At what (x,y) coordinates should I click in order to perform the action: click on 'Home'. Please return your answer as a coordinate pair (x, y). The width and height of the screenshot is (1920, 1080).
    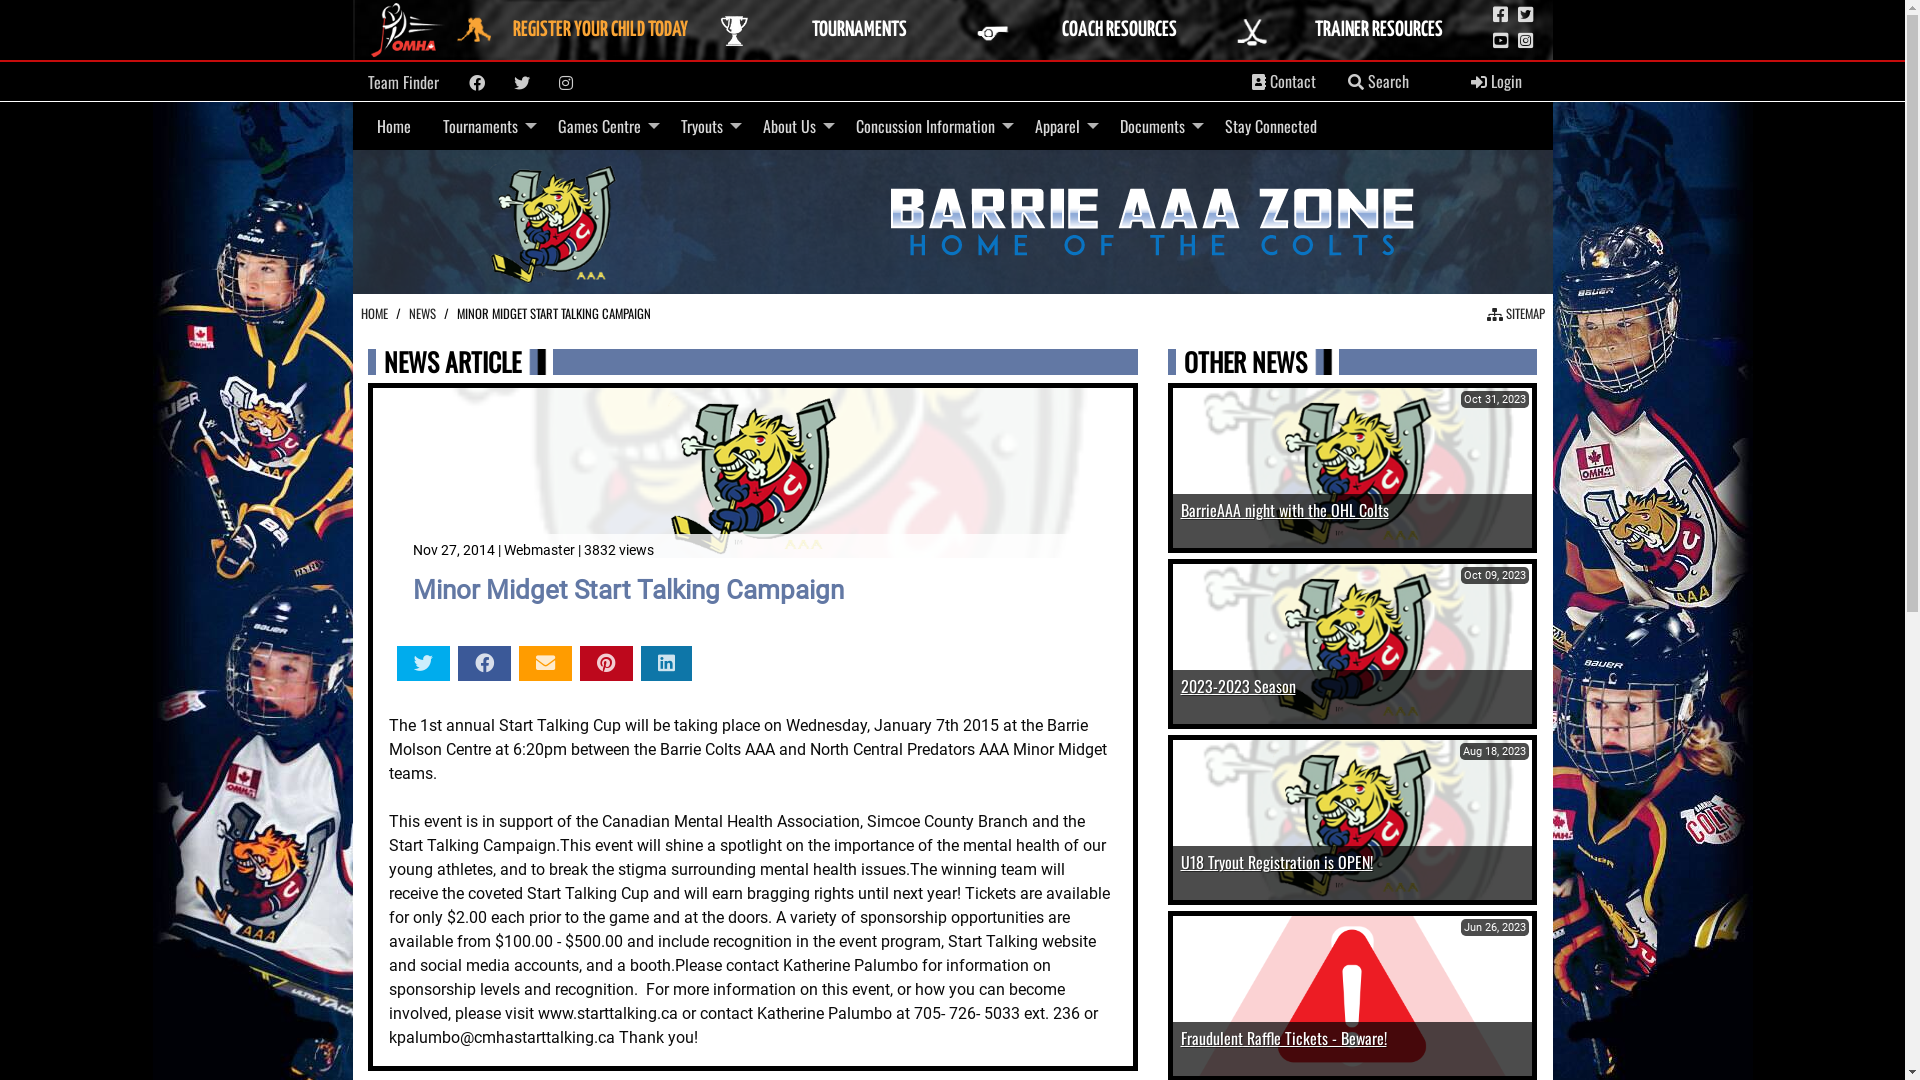
    Looking at the image, I should click on (393, 126).